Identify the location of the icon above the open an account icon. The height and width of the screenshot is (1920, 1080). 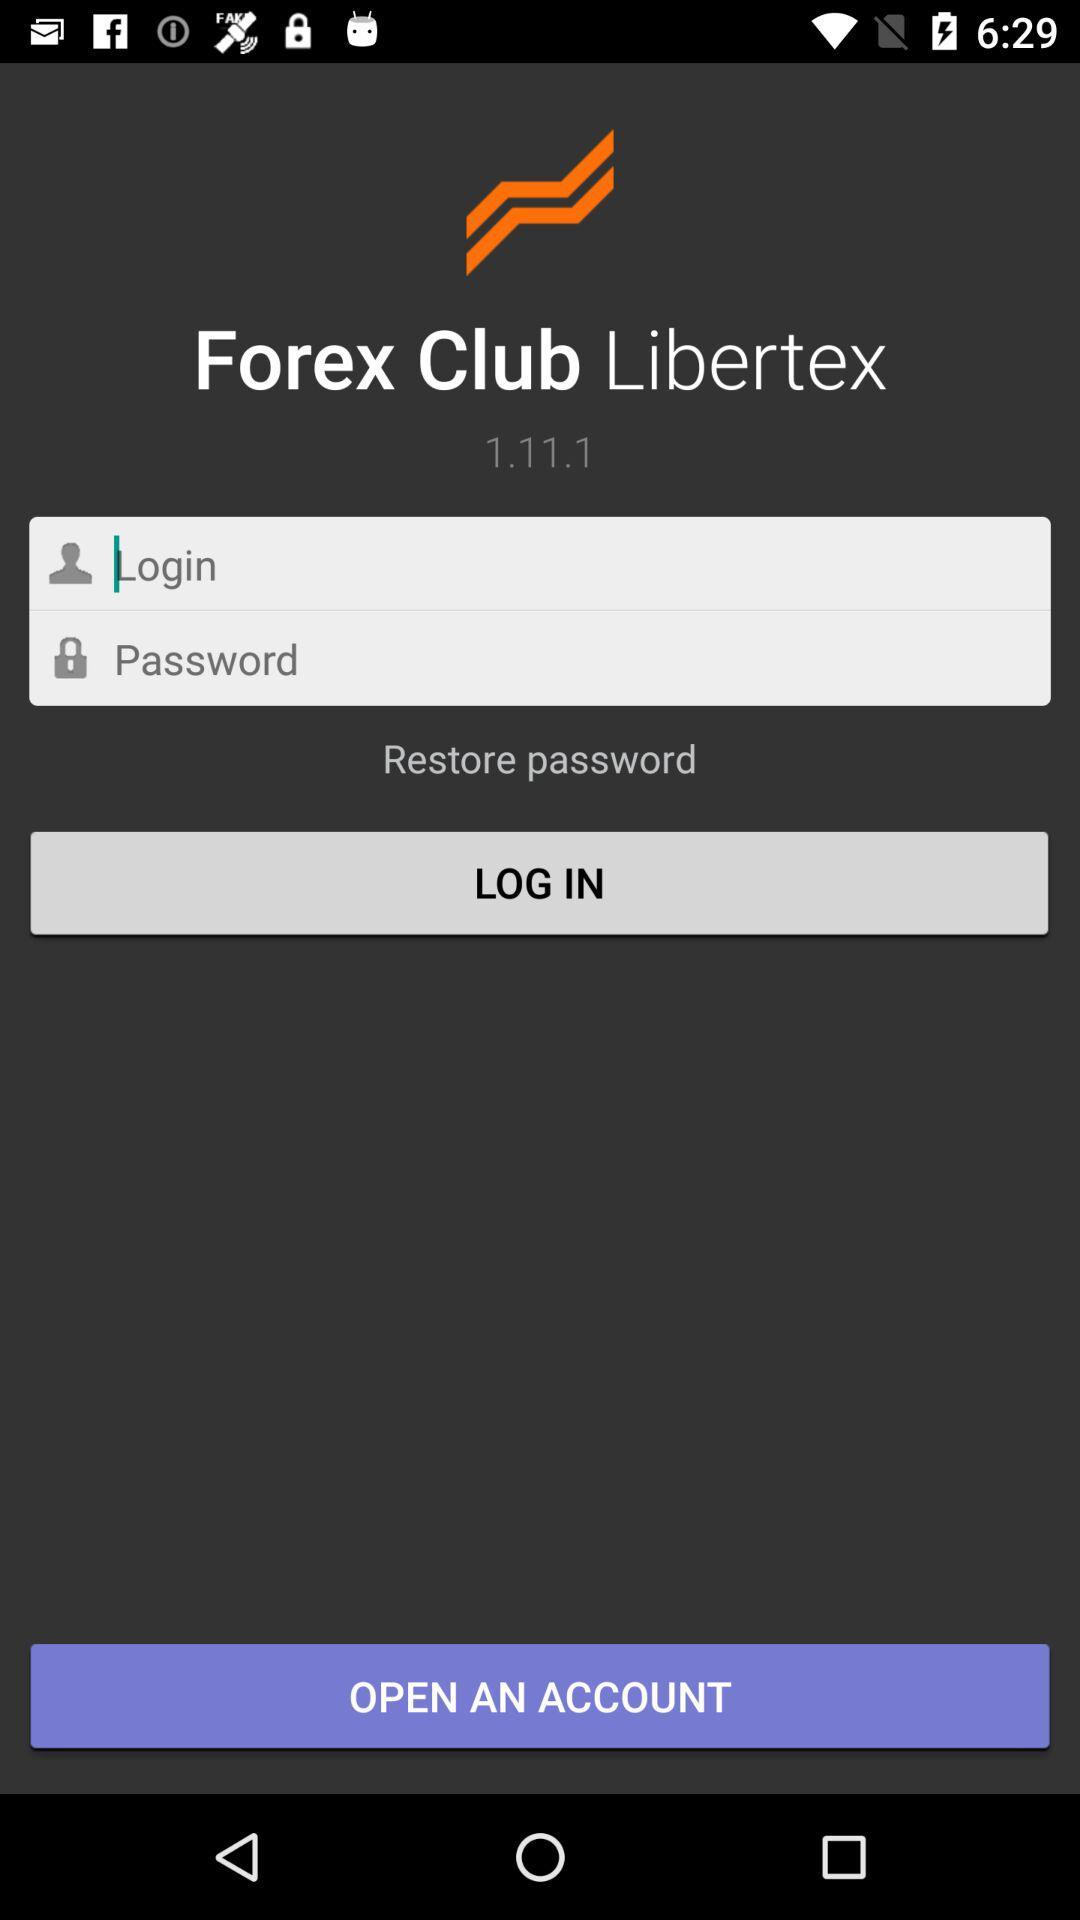
(540, 884).